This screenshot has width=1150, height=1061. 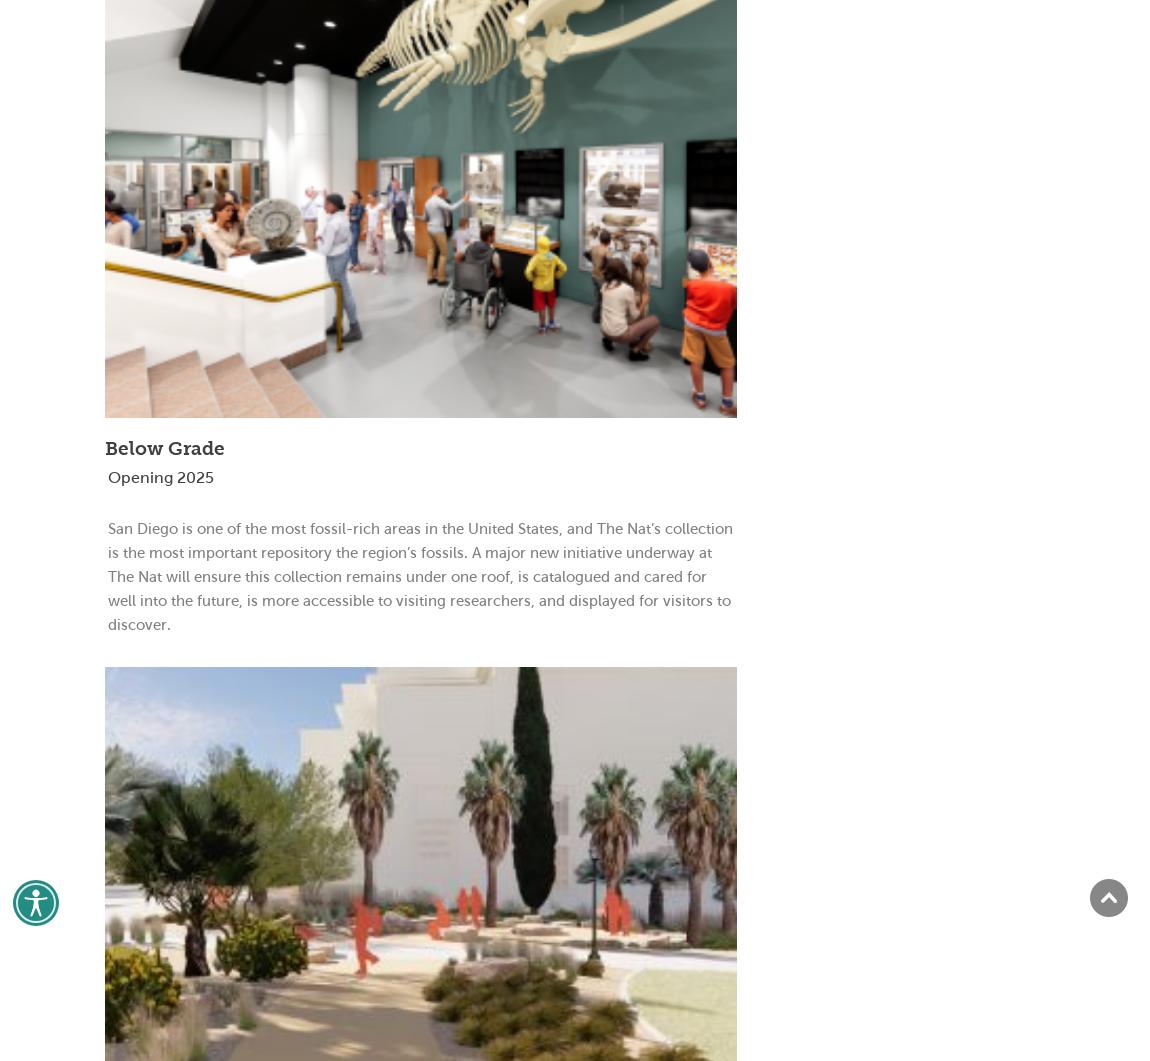 I want to click on '. A major new', so click(x=513, y=551).